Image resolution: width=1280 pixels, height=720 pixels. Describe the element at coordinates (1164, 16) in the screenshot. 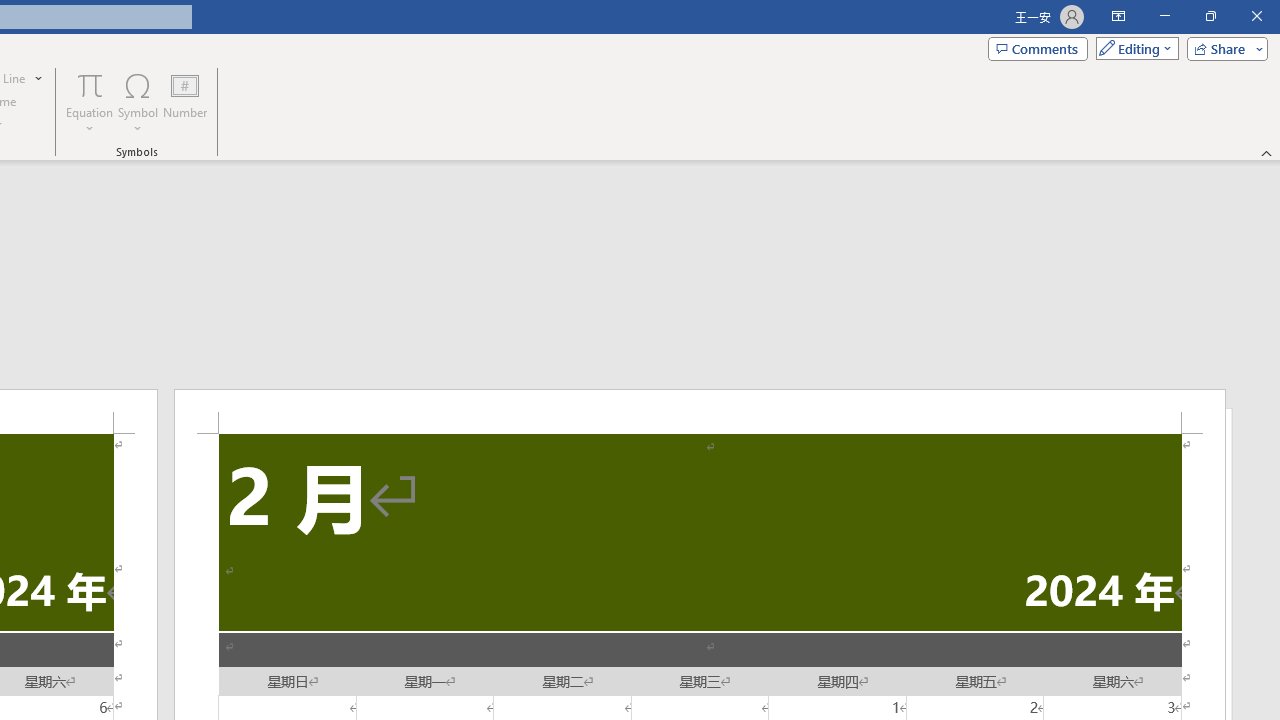

I see `'Minimize'` at that location.